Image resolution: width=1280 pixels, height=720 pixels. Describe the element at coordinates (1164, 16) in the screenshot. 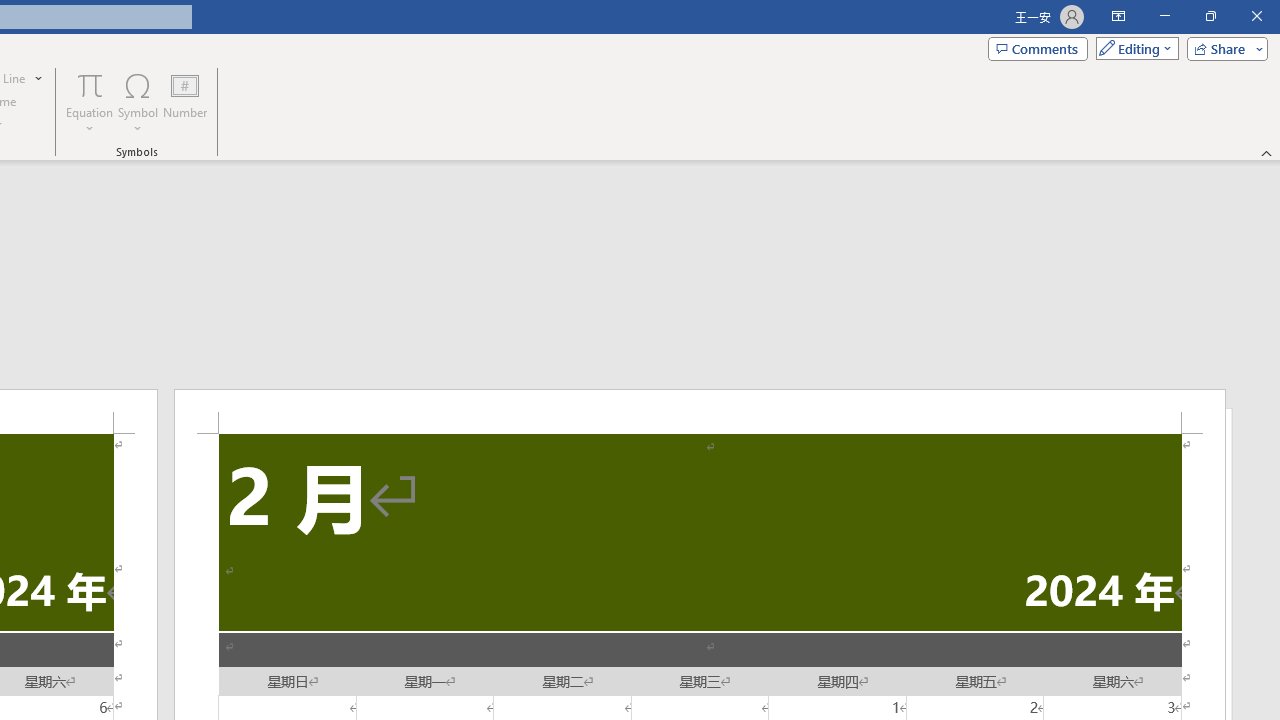

I see `'Minimize'` at that location.